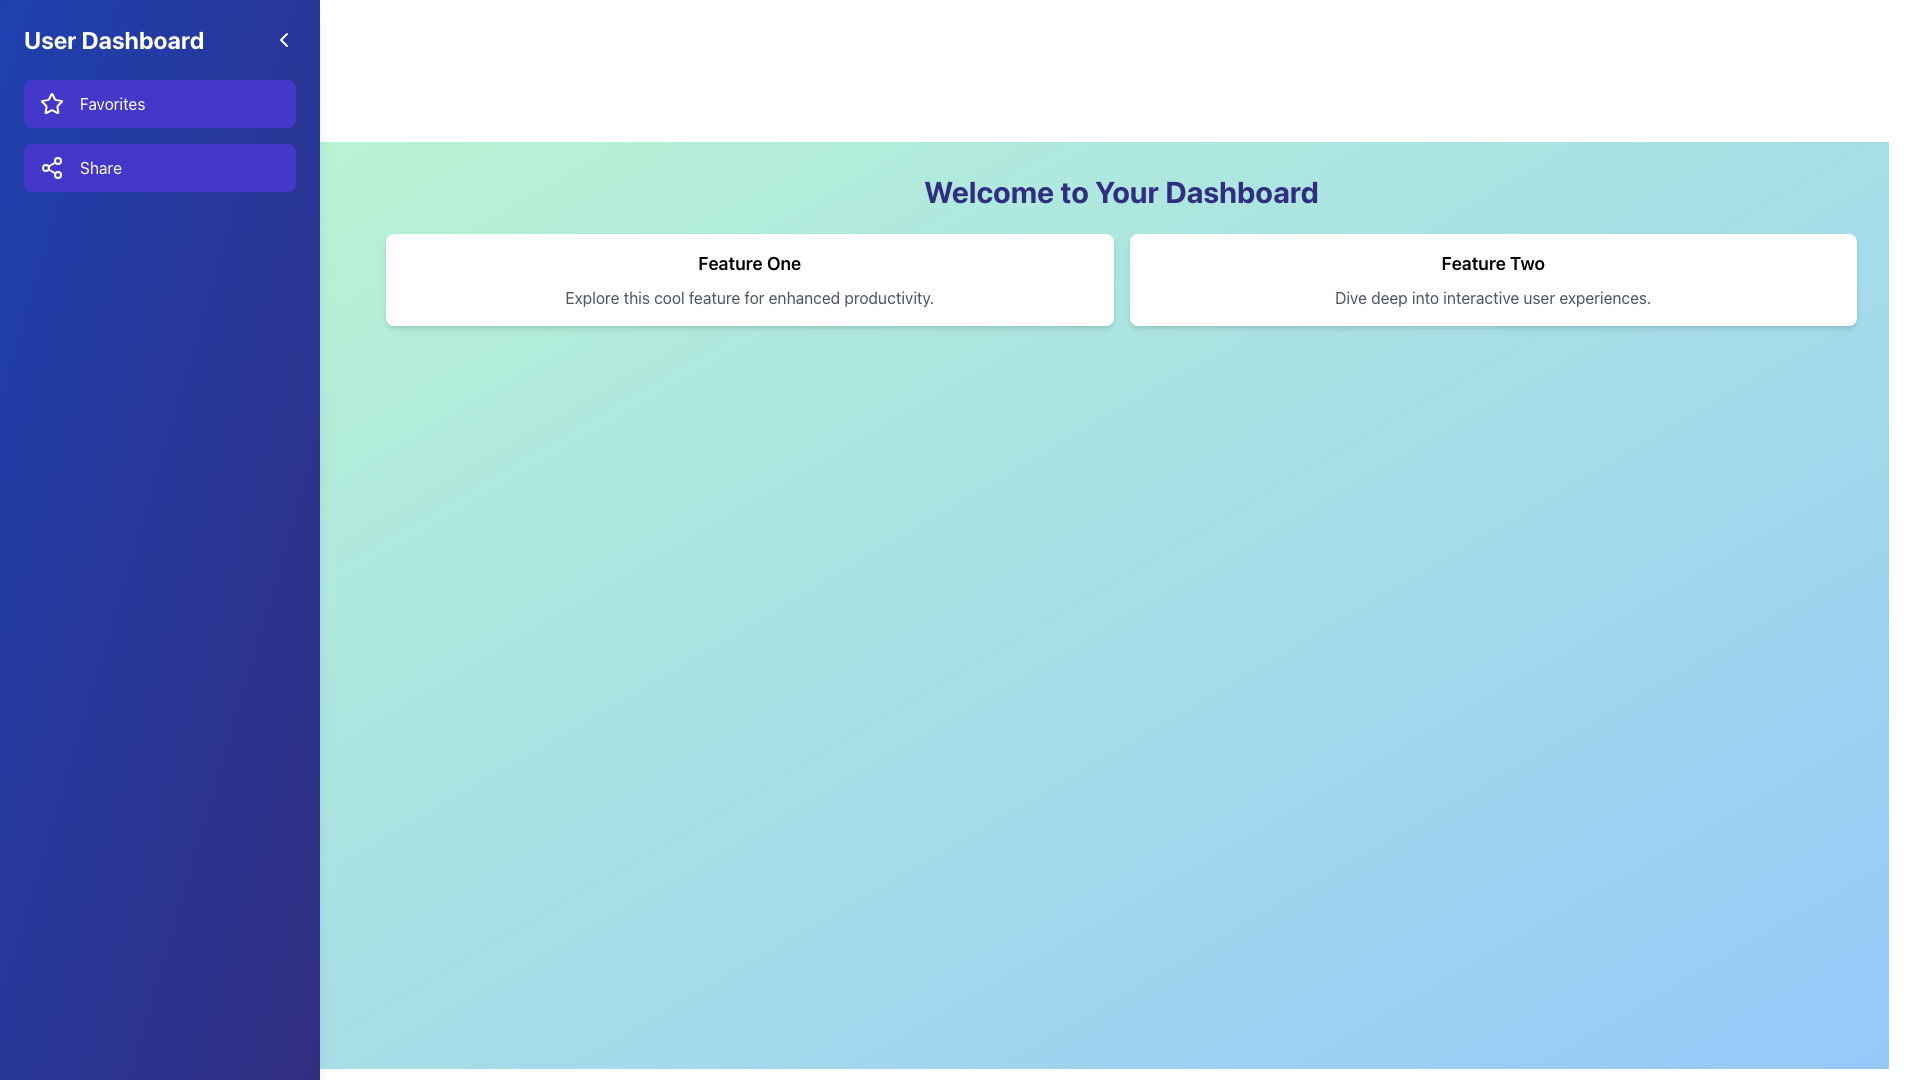 The width and height of the screenshot is (1920, 1080). I want to click on the text 'Feature One' which is prominently displayed in bold and larger font size at the top of the first feature card on the dashboard, so click(748, 262).